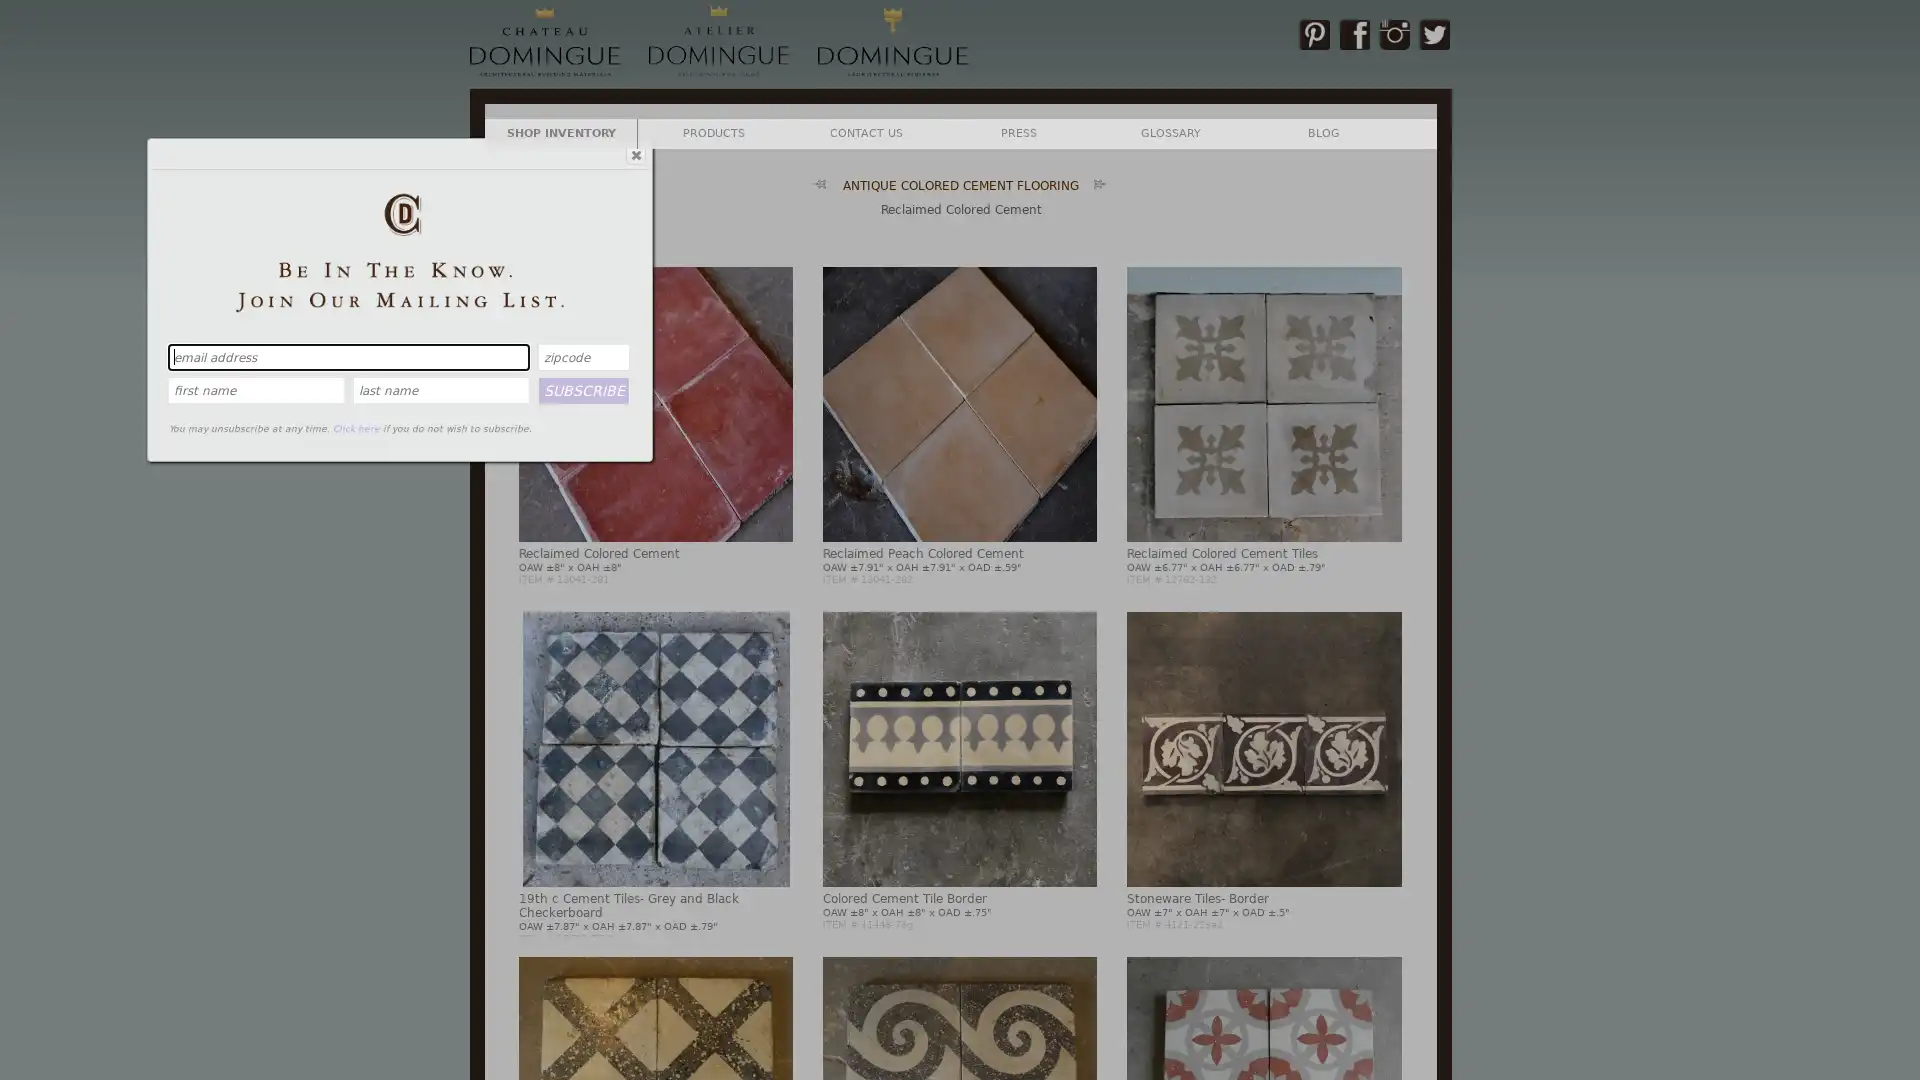 The height and width of the screenshot is (1080, 1920). What do you see at coordinates (633, 153) in the screenshot?
I see `Close` at bounding box center [633, 153].